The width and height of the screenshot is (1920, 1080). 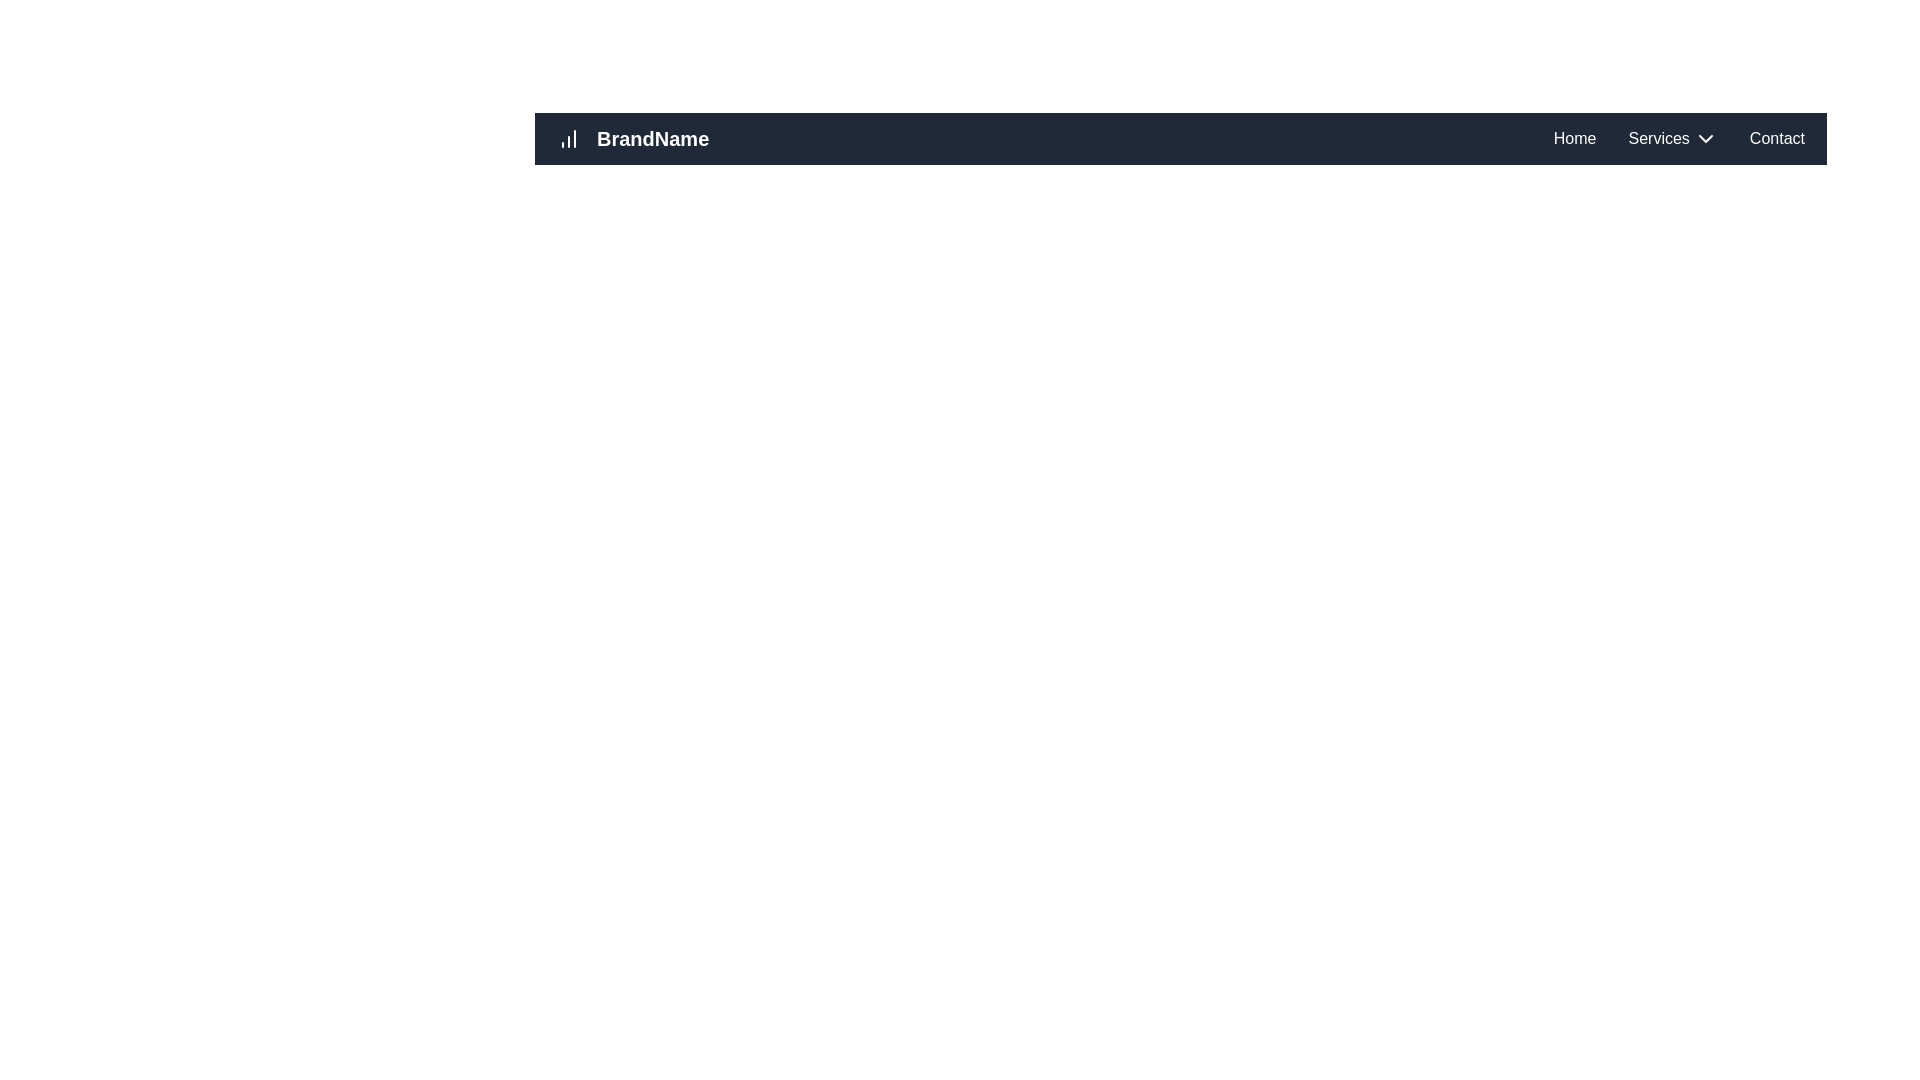 I want to click on the vertical bar chart icon located to the left of the 'BrandName' text label in the header bar, so click(x=568, y=137).